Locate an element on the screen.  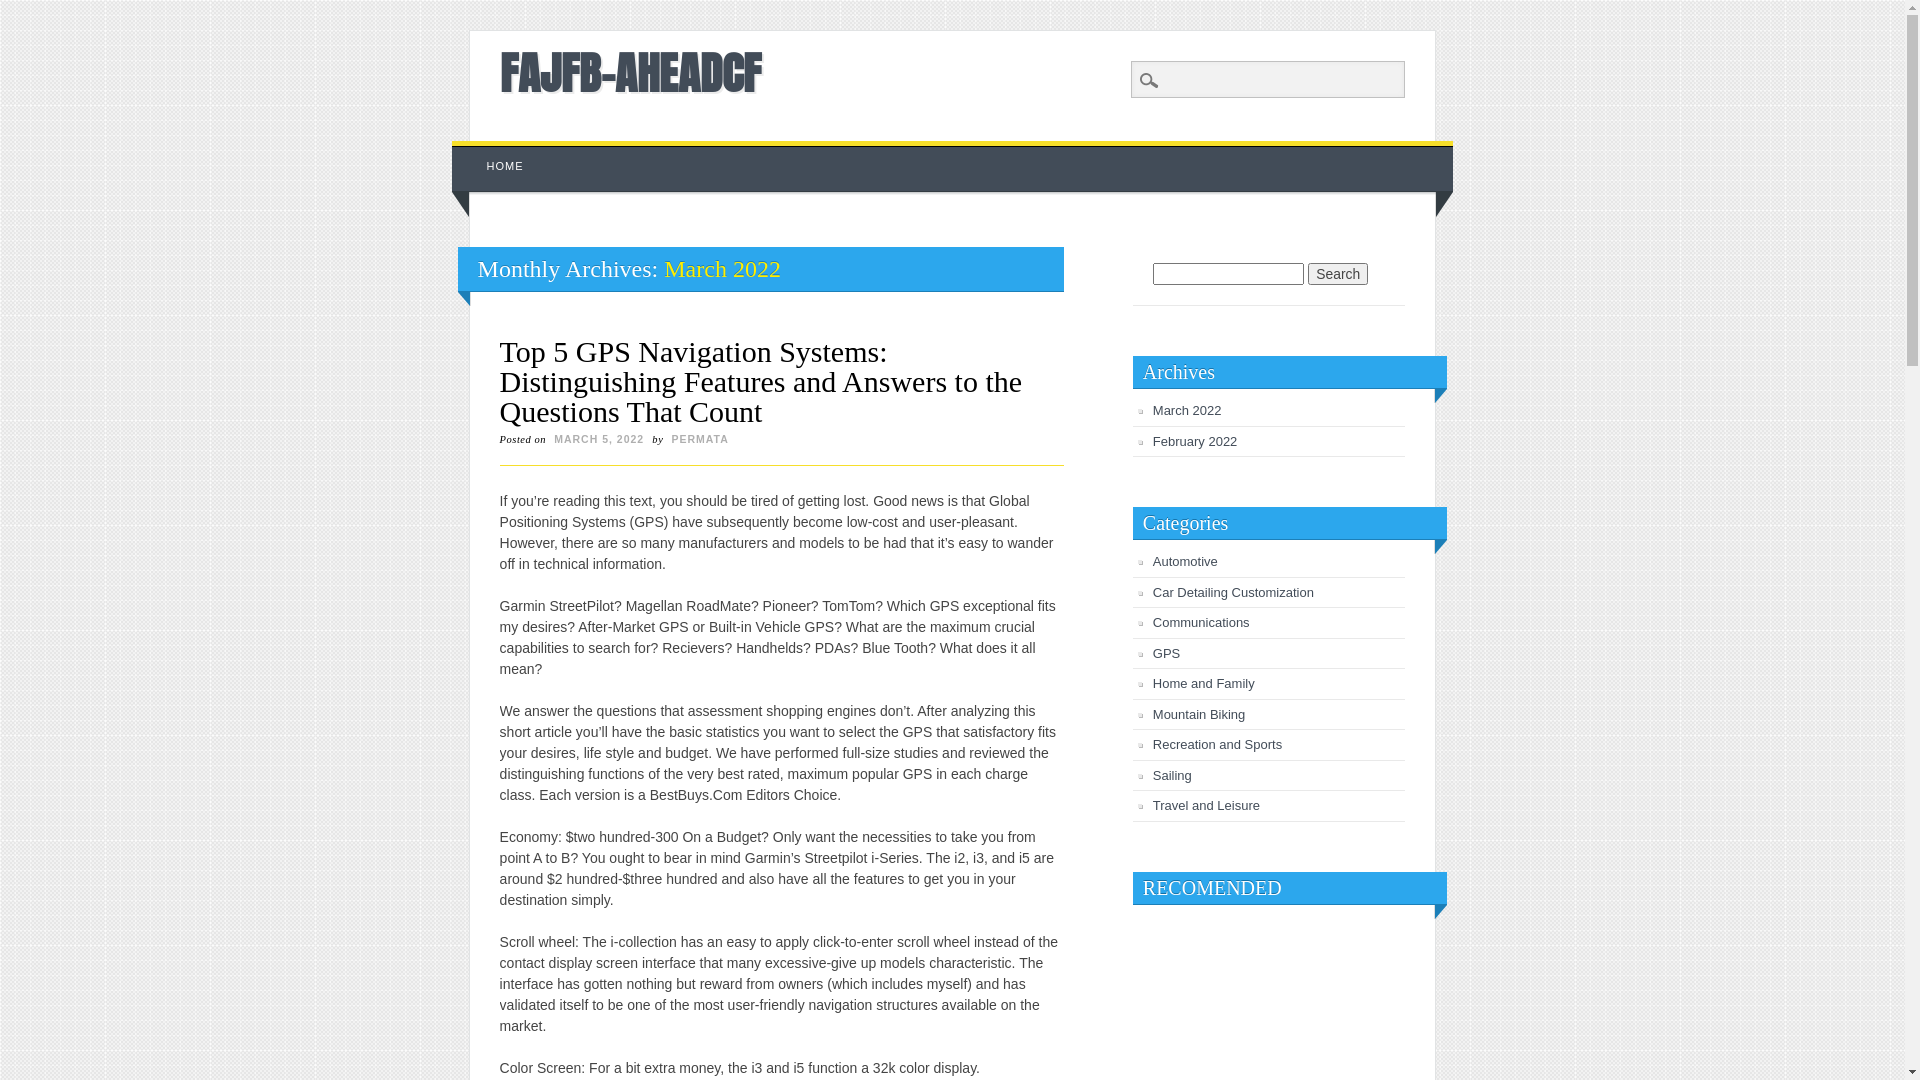
'March 2022' is located at coordinates (1152, 409).